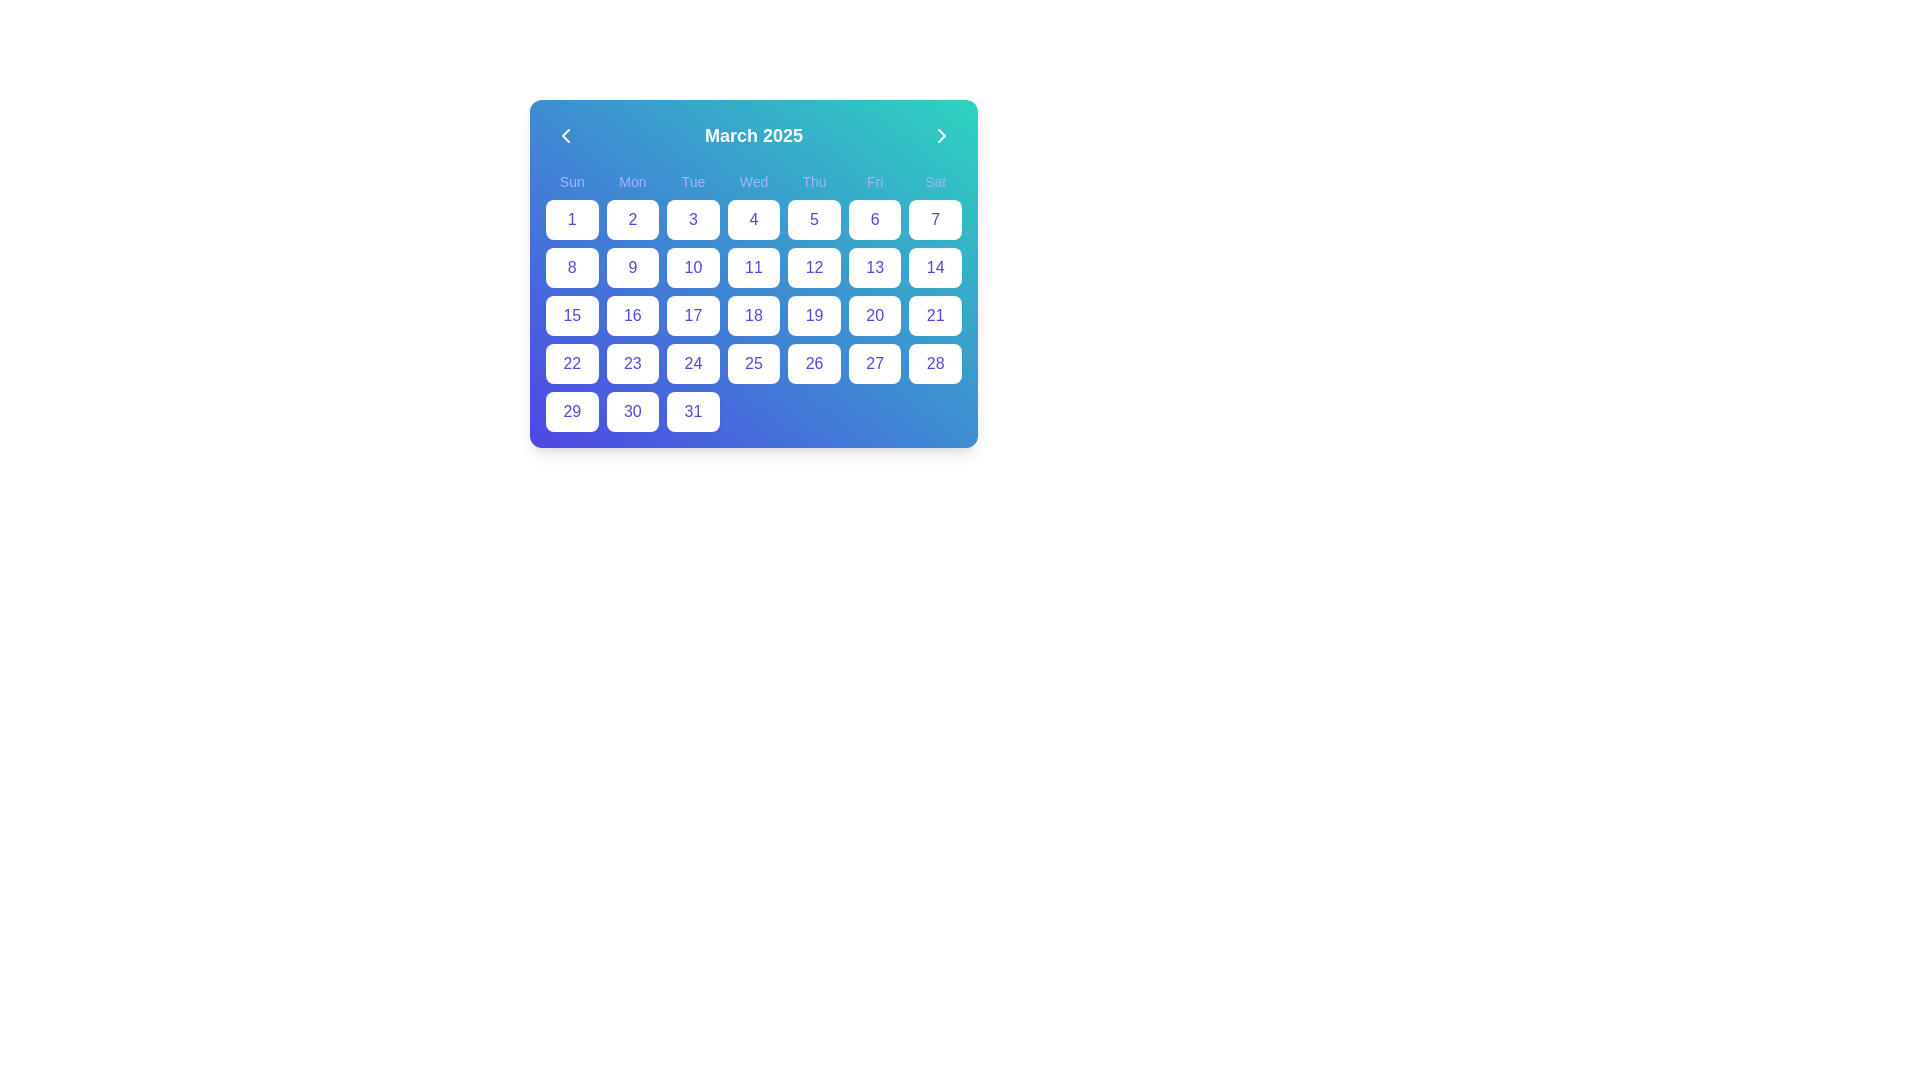 The image size is (1920, 1080). What do you see at coordinates (752, 219) in the screenshot?
I see `the button displaying the date '4' in the fourth column under the 'Wed' header of the calendar interface` at bounding box center [752, 219].